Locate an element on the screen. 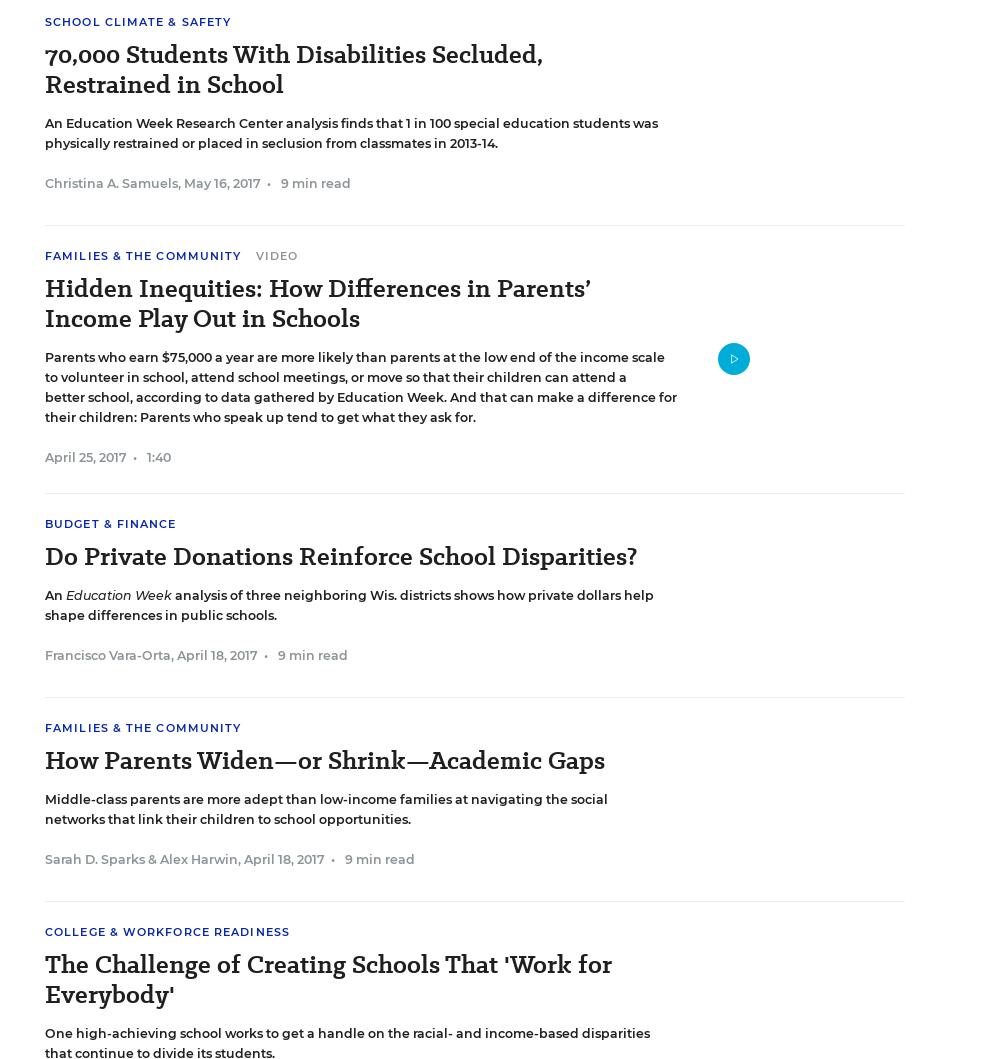 This screenshot has height=1059, width=1000. 'Parents who earn $75,000 a year are more likely than parents at the low end of the income scale to volunteer in school, attend school meetings, or move so that their children can attend a better school, according to data gathered by Education Week. And that can make a difference for their children: Parents who speak up tend to get what they ask for.' is located at coordinates (360, 386).